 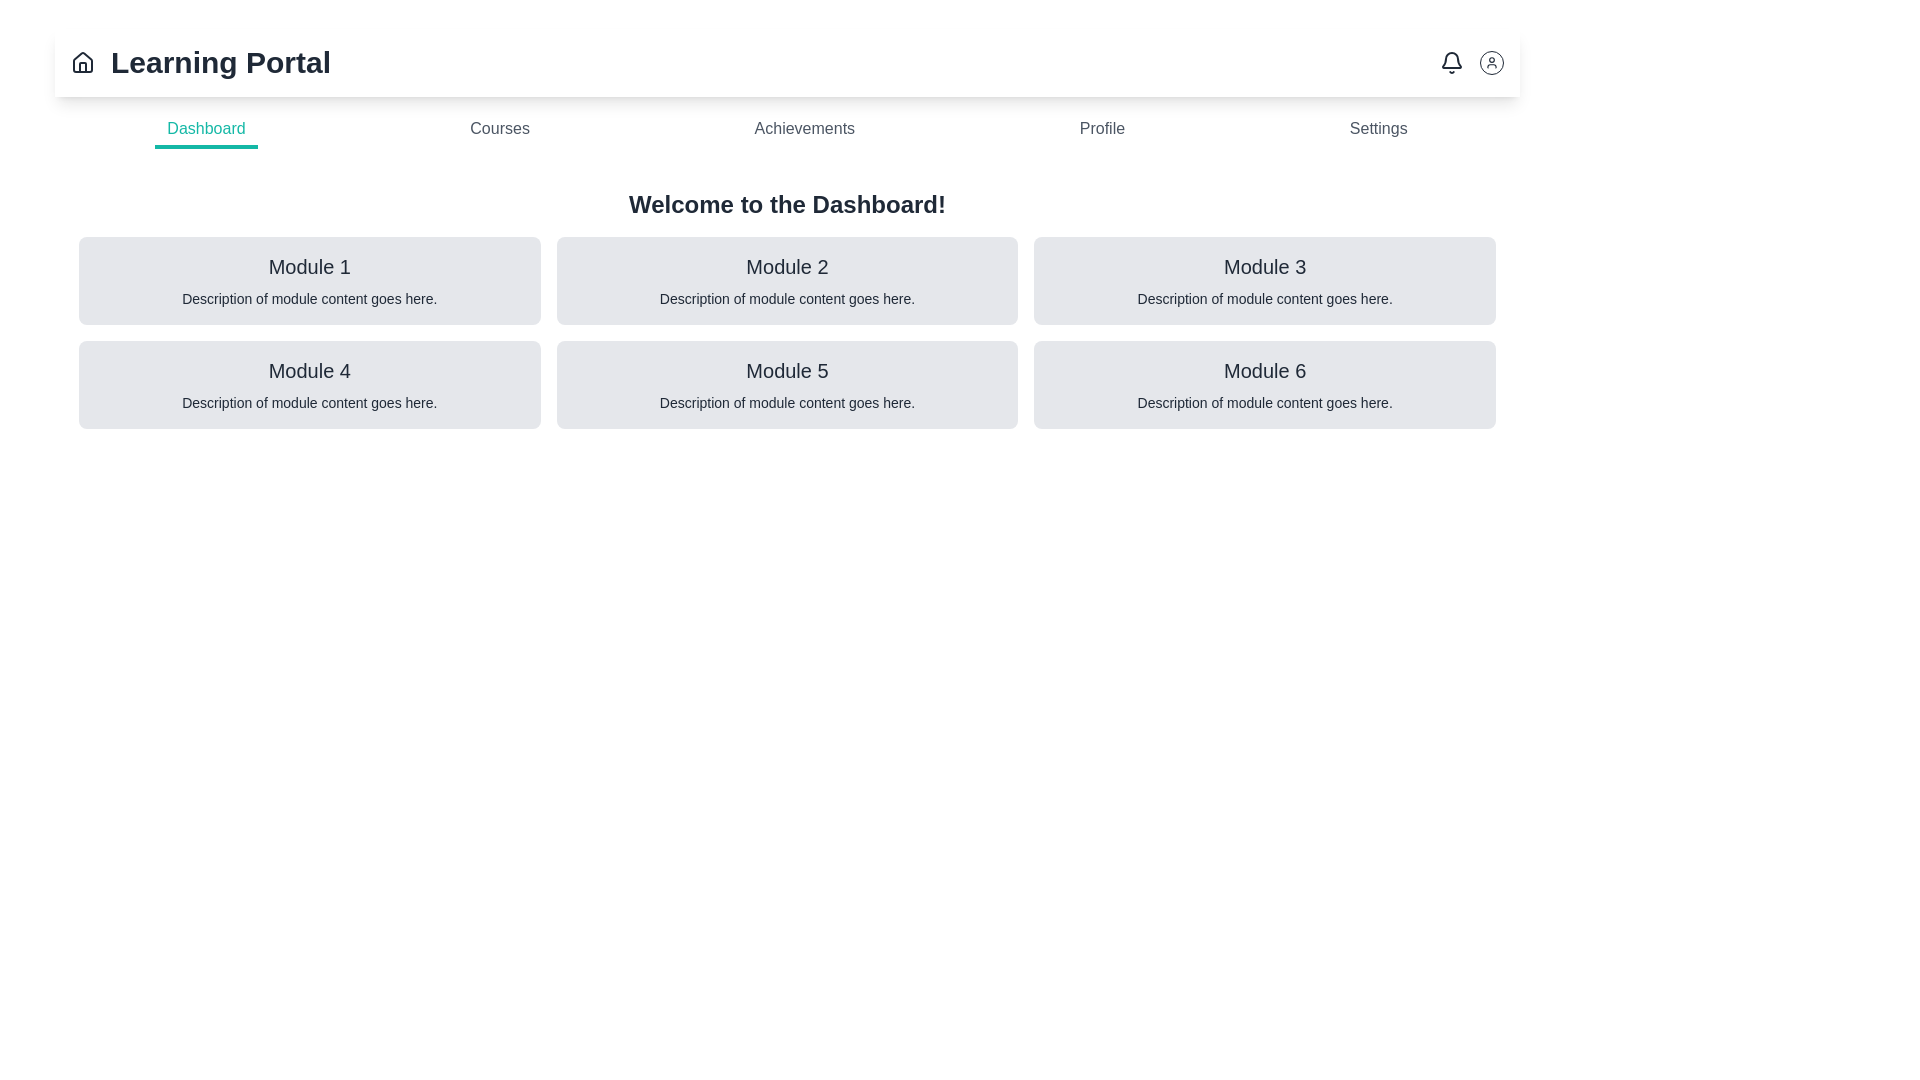 What do you see at coordinates (499, 131) in the screenshot?
I see `the 'Courses' navigation tab in the top navigation bar to redirect to the Courses section of the application` at bounding box center [499, 131].